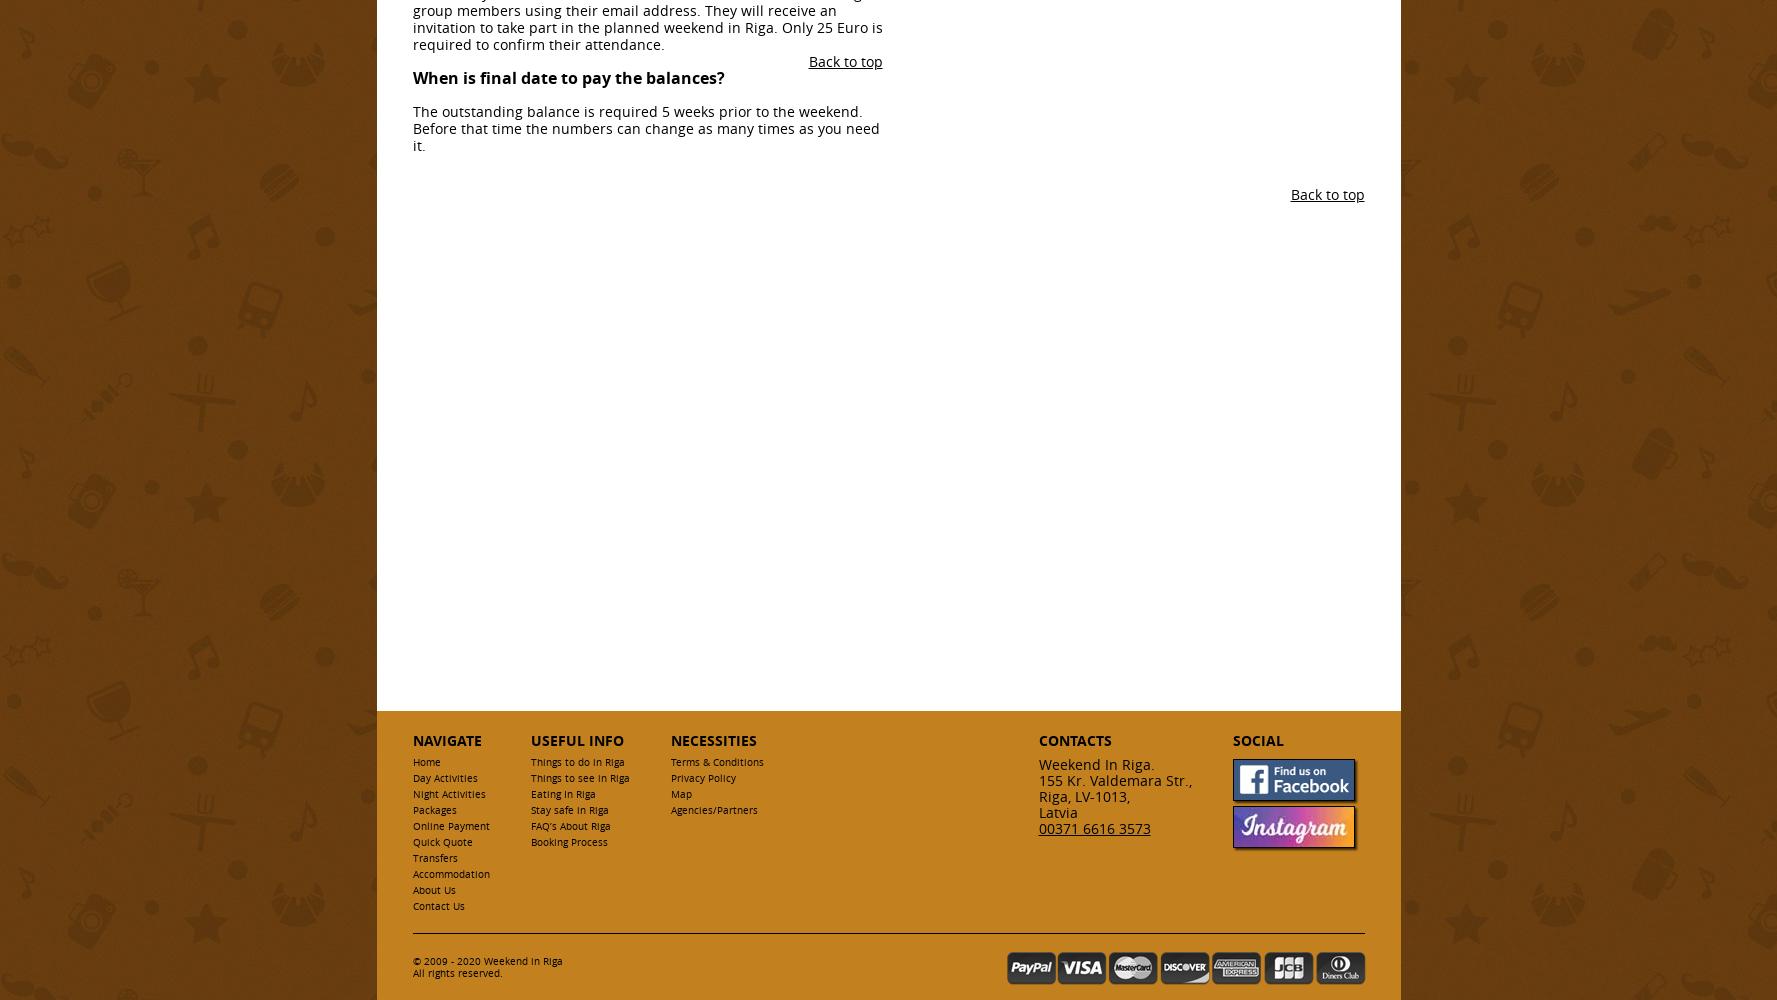  What do you see at coordinates (432, 810) in the screenshot?
I see `'Packages'` at bounding box center [432, 810].